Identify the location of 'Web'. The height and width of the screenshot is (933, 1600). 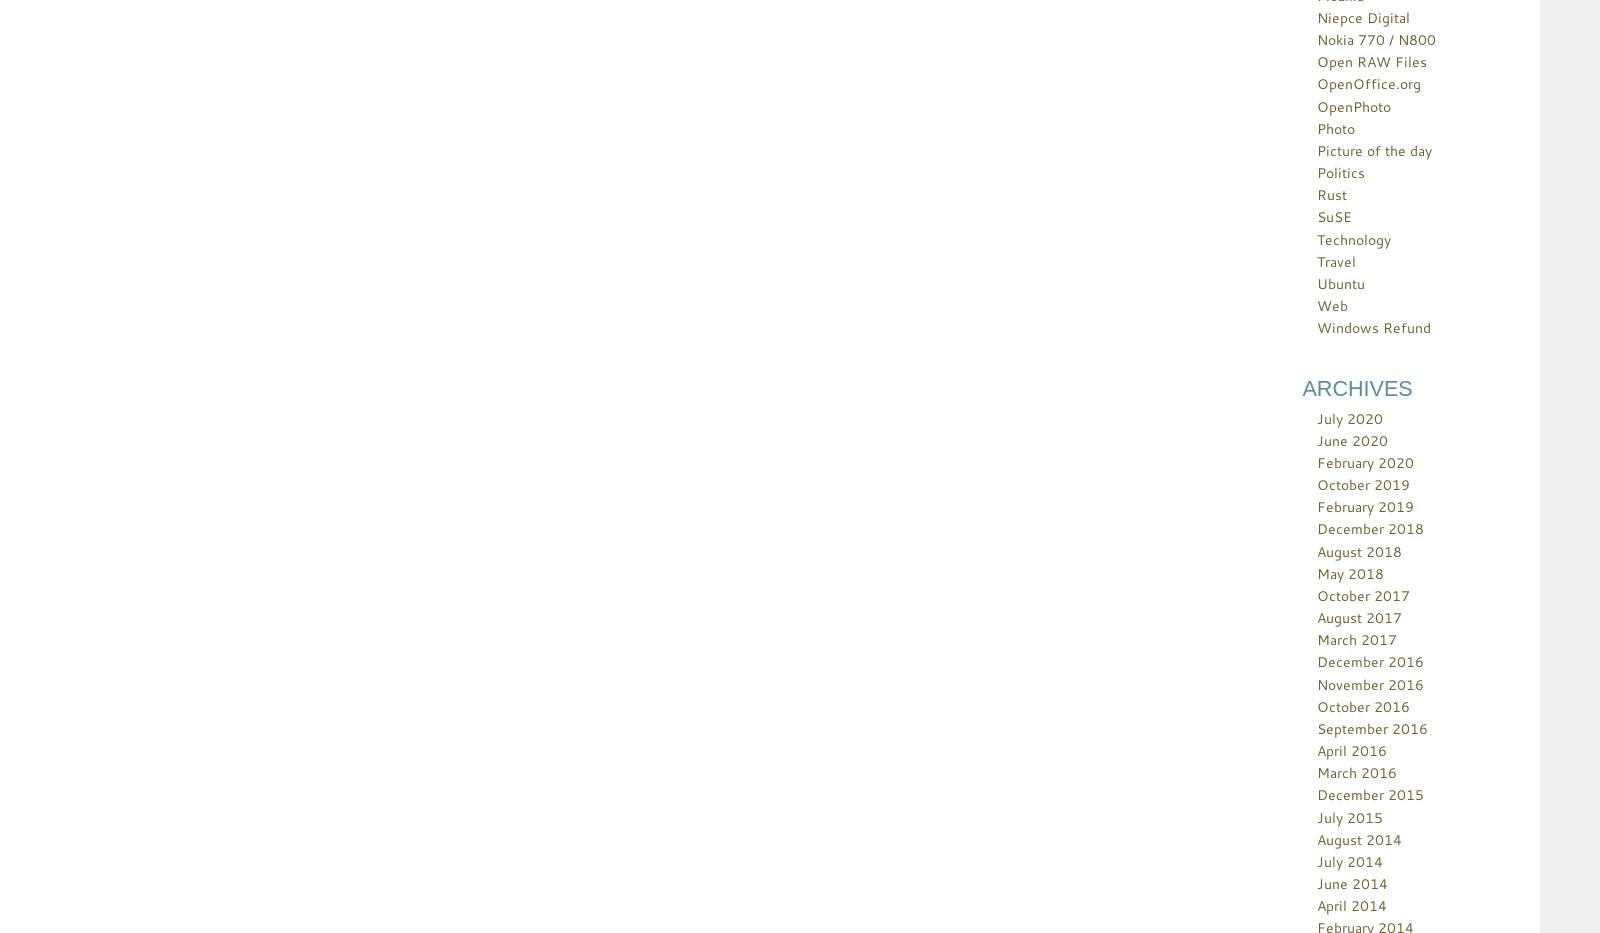
(1331, 305).